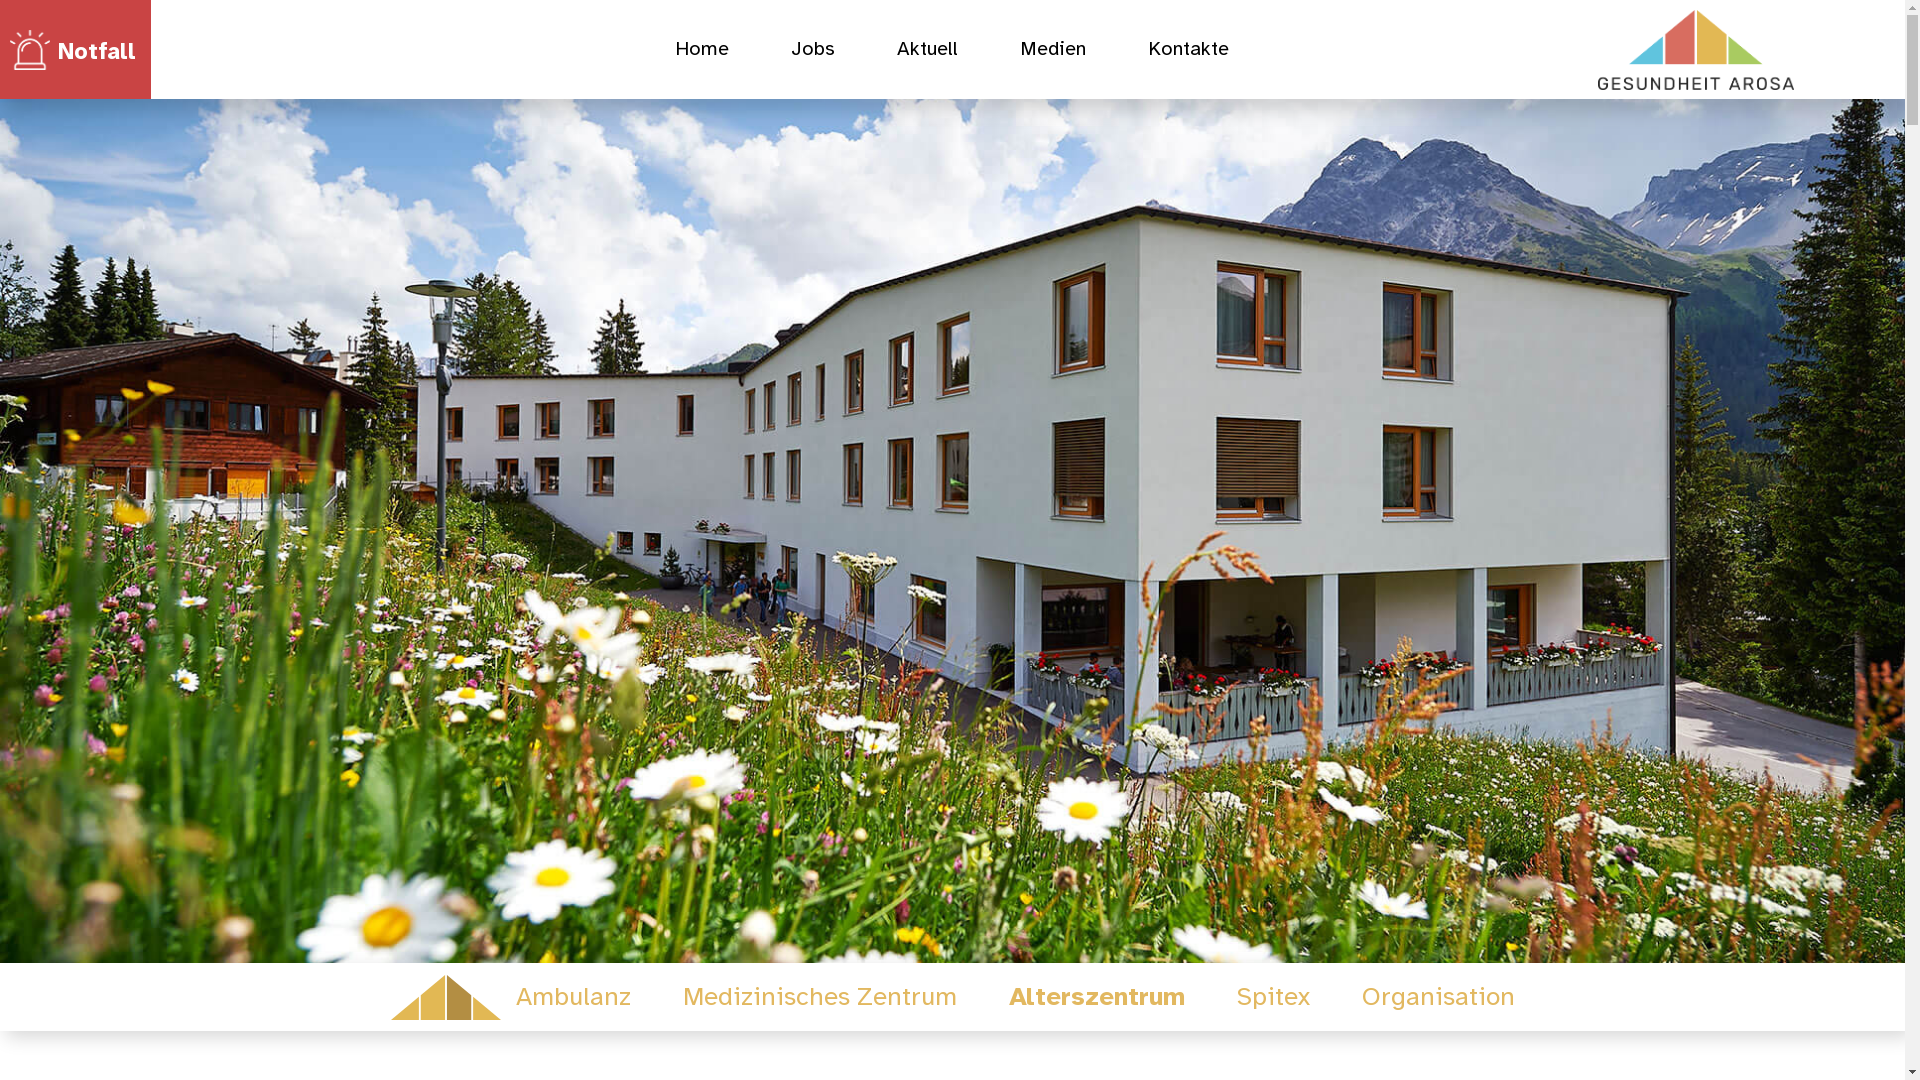 The height and width of the screenshot is (1080, 1920). I want to click on 'mk-gesundheitarosa-logo-rgb-rz3-pos-gr', so click(1694, 49).